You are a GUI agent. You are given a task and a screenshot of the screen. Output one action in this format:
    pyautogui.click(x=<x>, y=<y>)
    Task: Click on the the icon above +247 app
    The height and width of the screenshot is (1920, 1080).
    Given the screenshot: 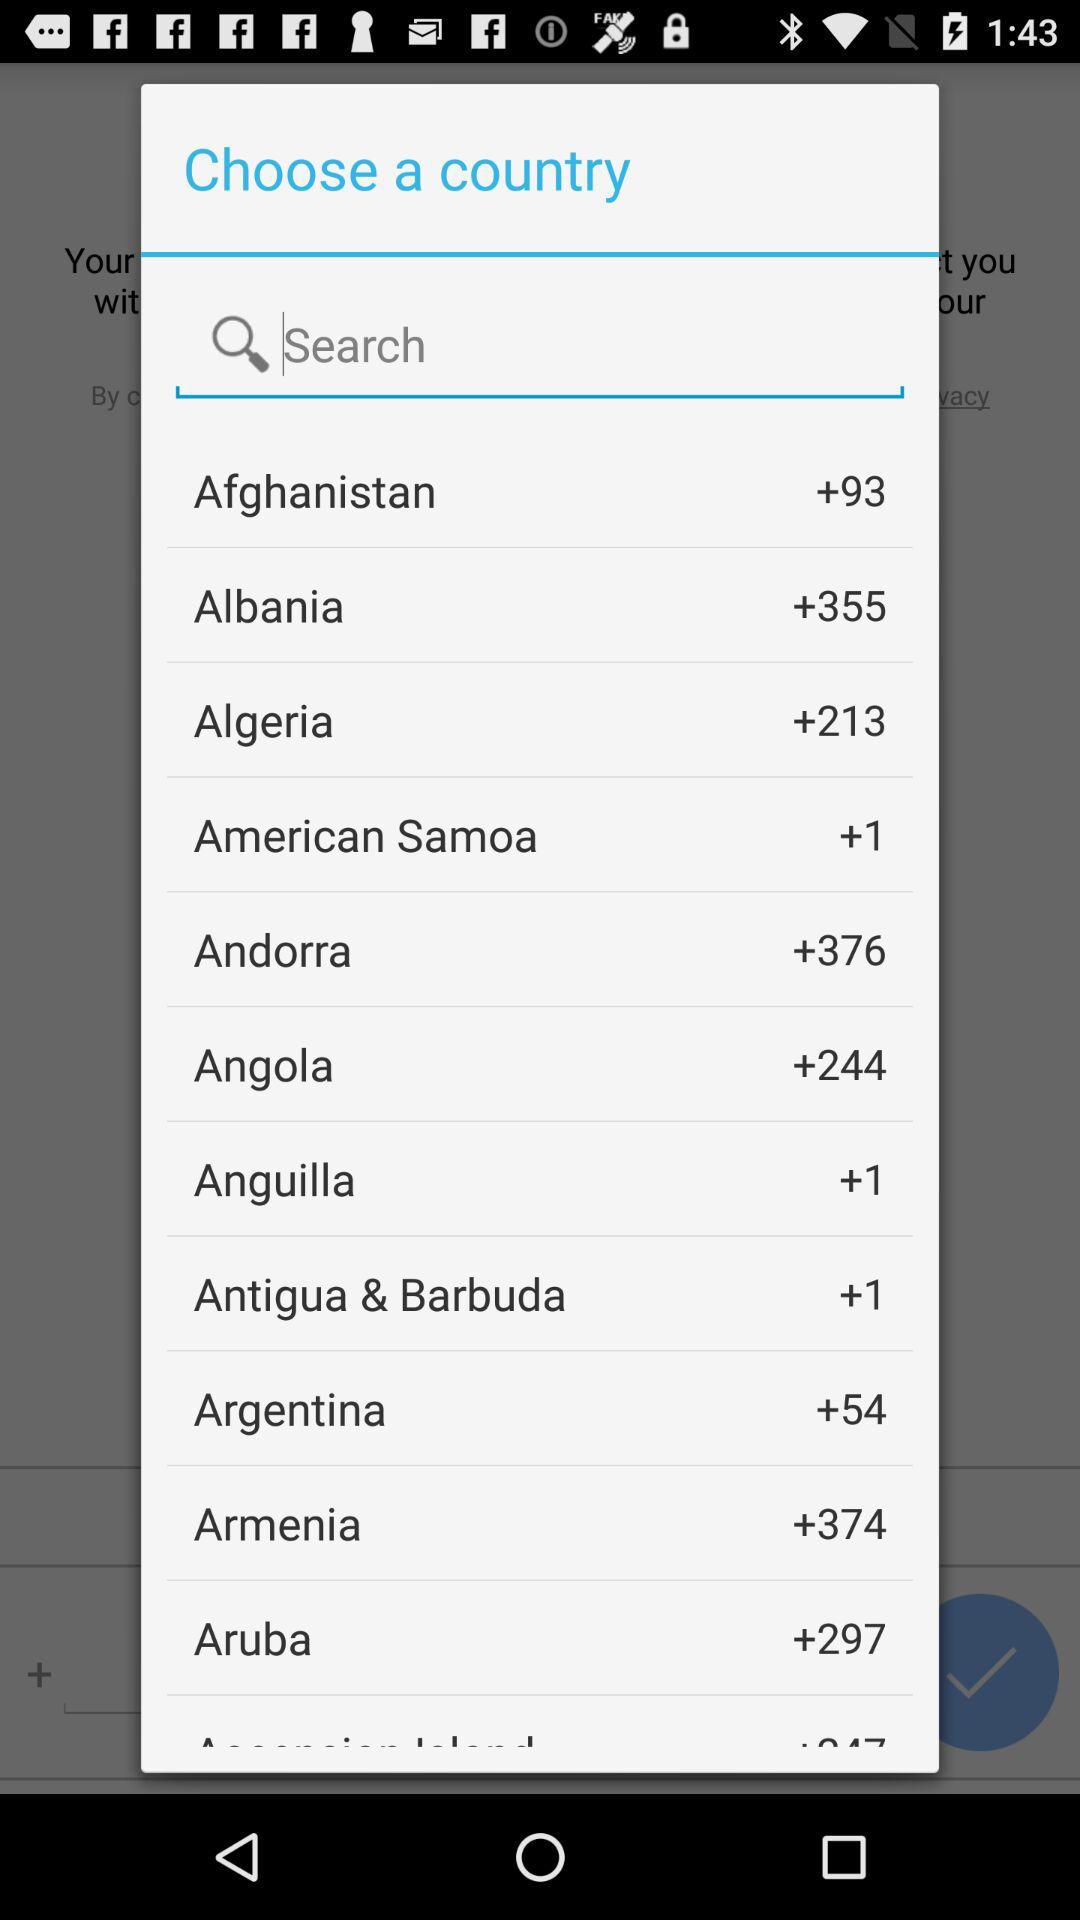 What is the action you would take?
    pyautogui.click(x=839, y=1637)
    